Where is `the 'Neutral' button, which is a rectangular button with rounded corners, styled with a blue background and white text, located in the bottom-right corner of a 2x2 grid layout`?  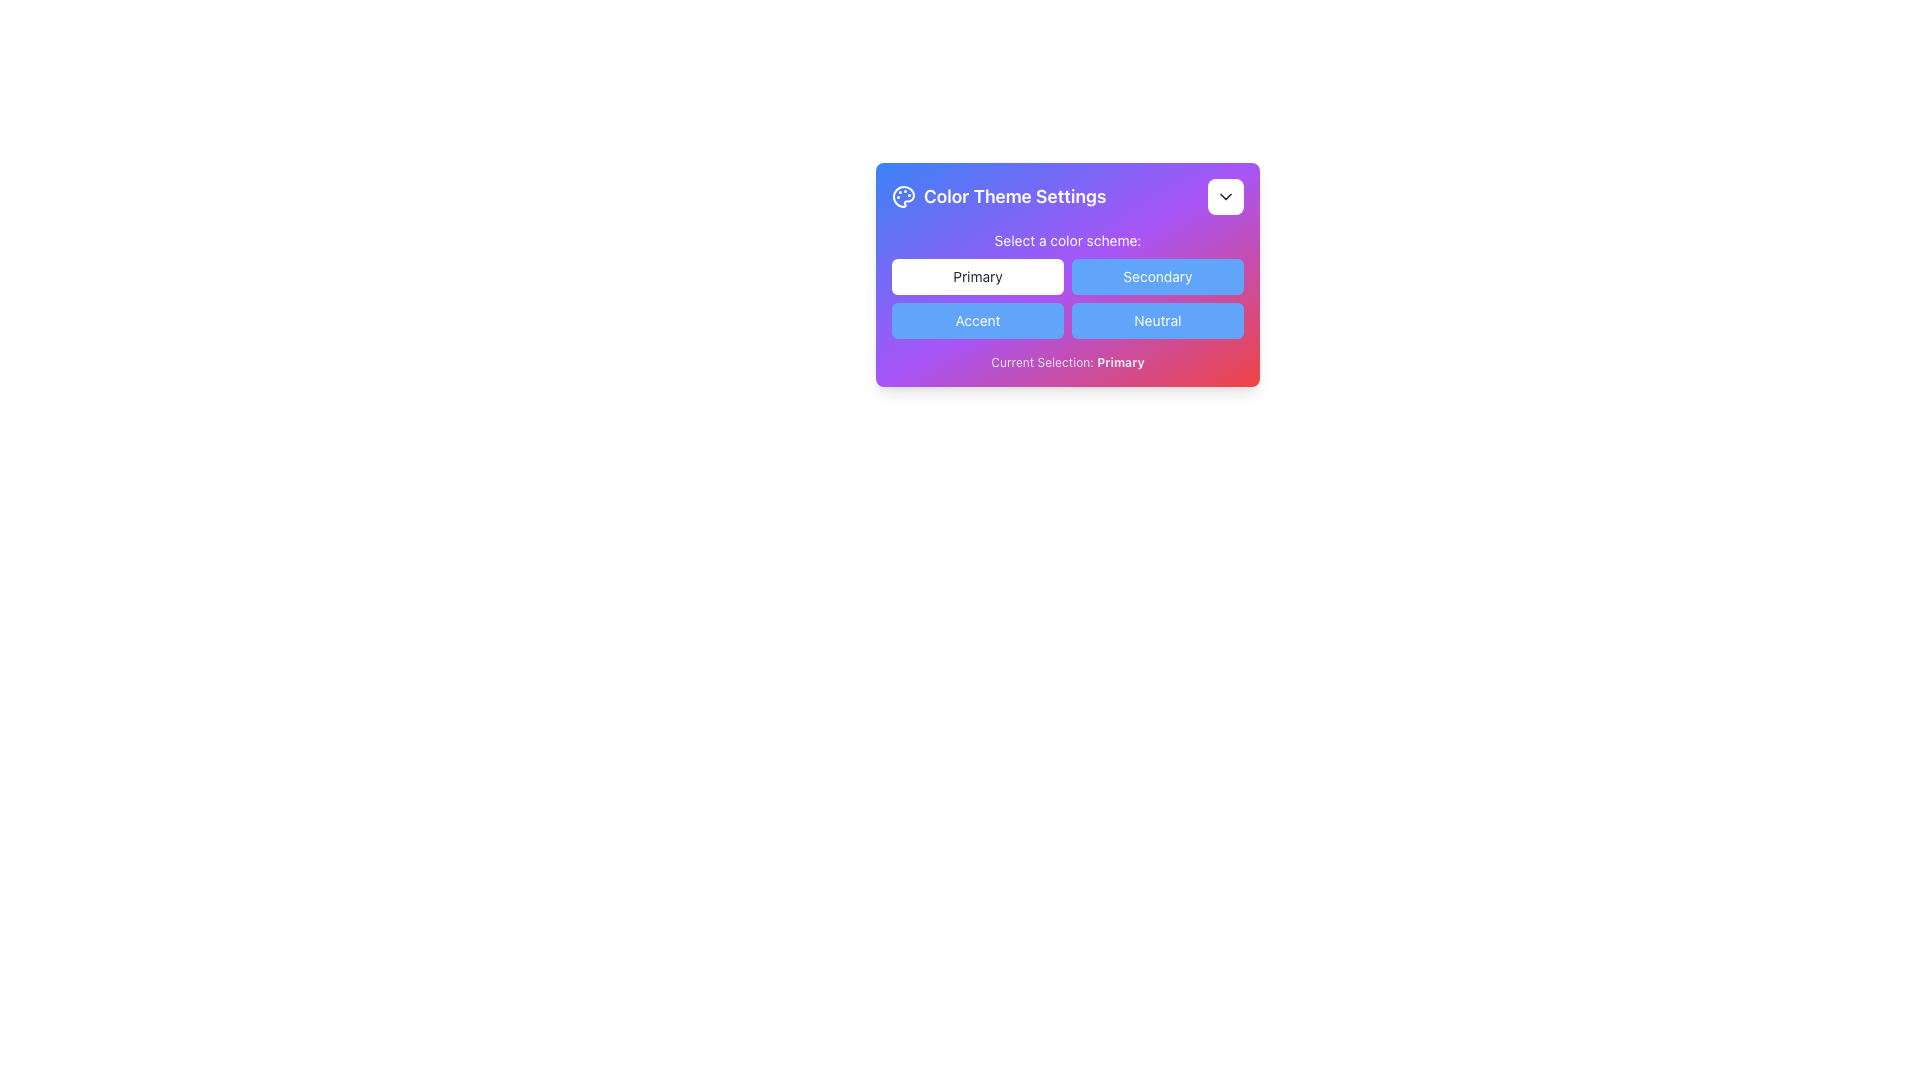
the 'Neutral' button, which is a rectangular button with rounded corners, styled with a blue background and white text, located in the bottom-right corner of a 2x2 grid layout is located at coordinates (1157, 319).